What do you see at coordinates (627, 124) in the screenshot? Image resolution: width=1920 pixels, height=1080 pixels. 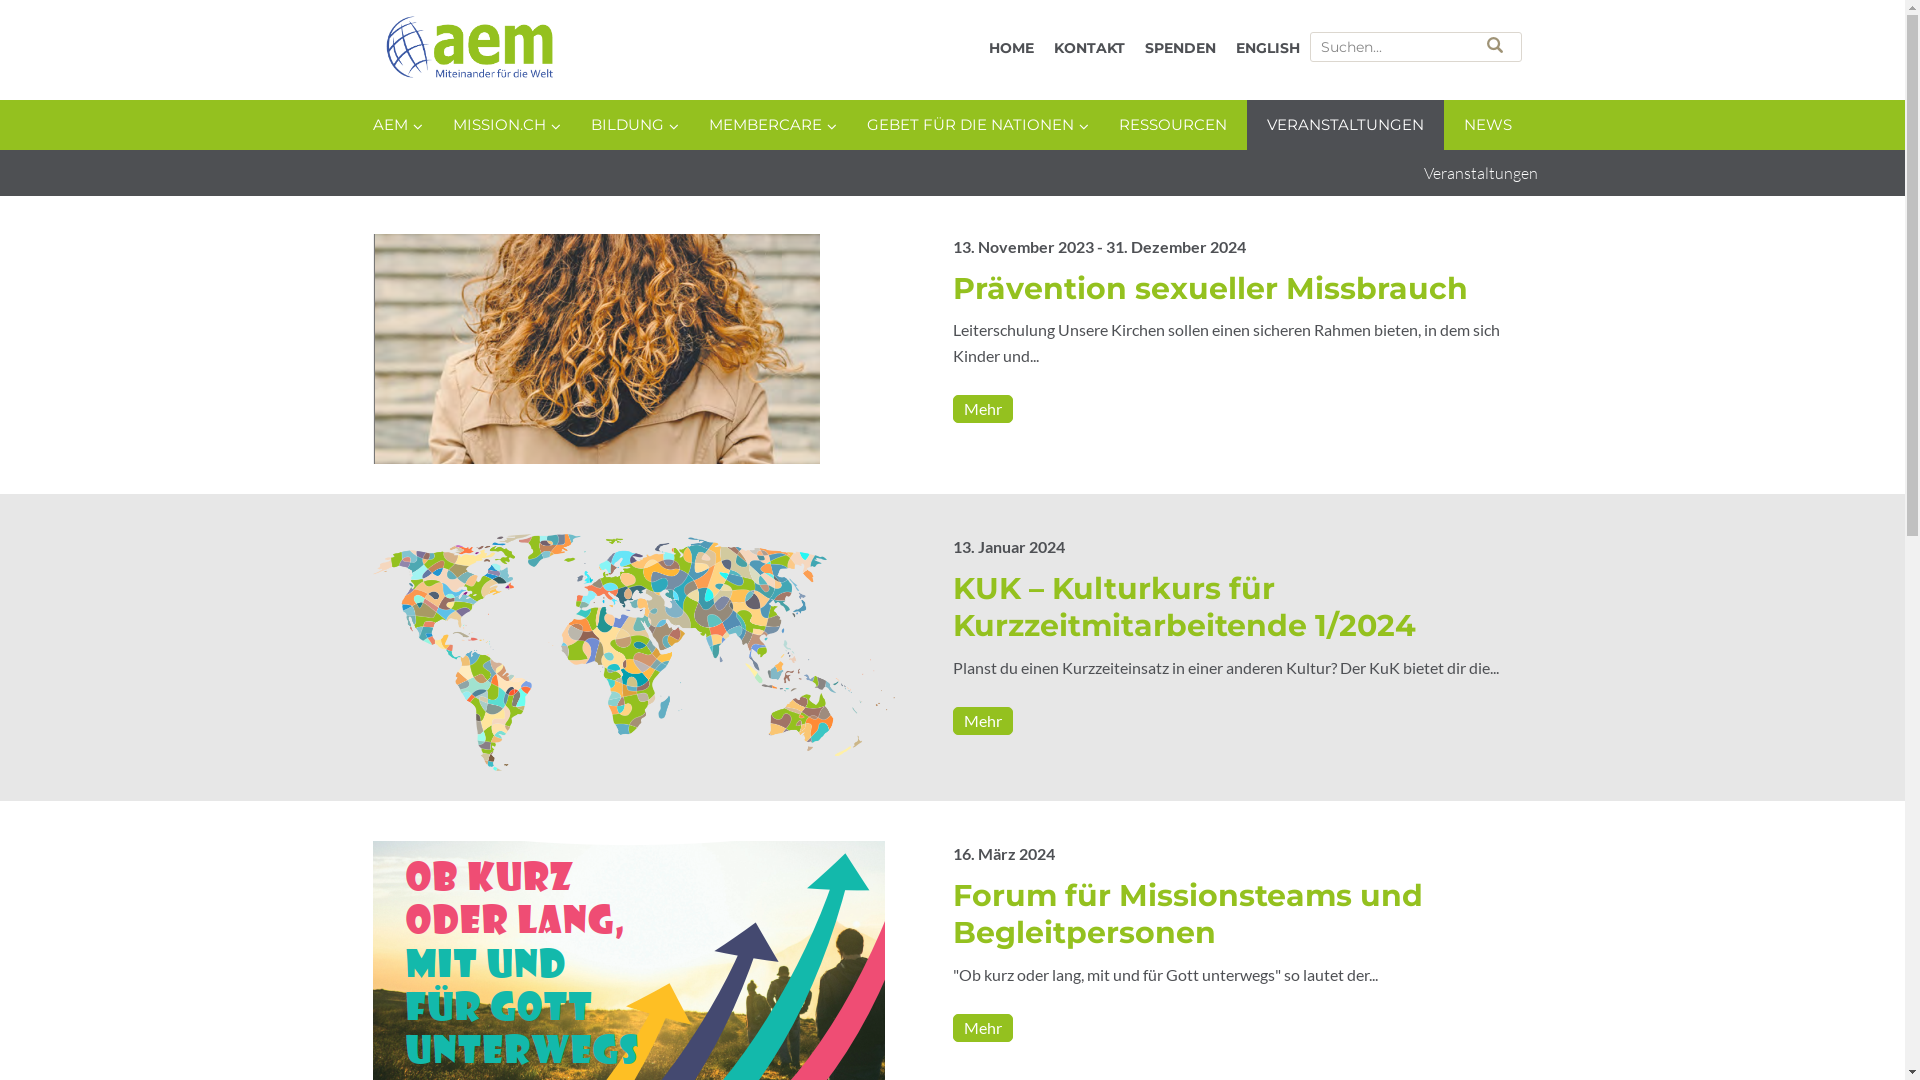 I see `'BILDUNG'` at bounding box center [627, 124].